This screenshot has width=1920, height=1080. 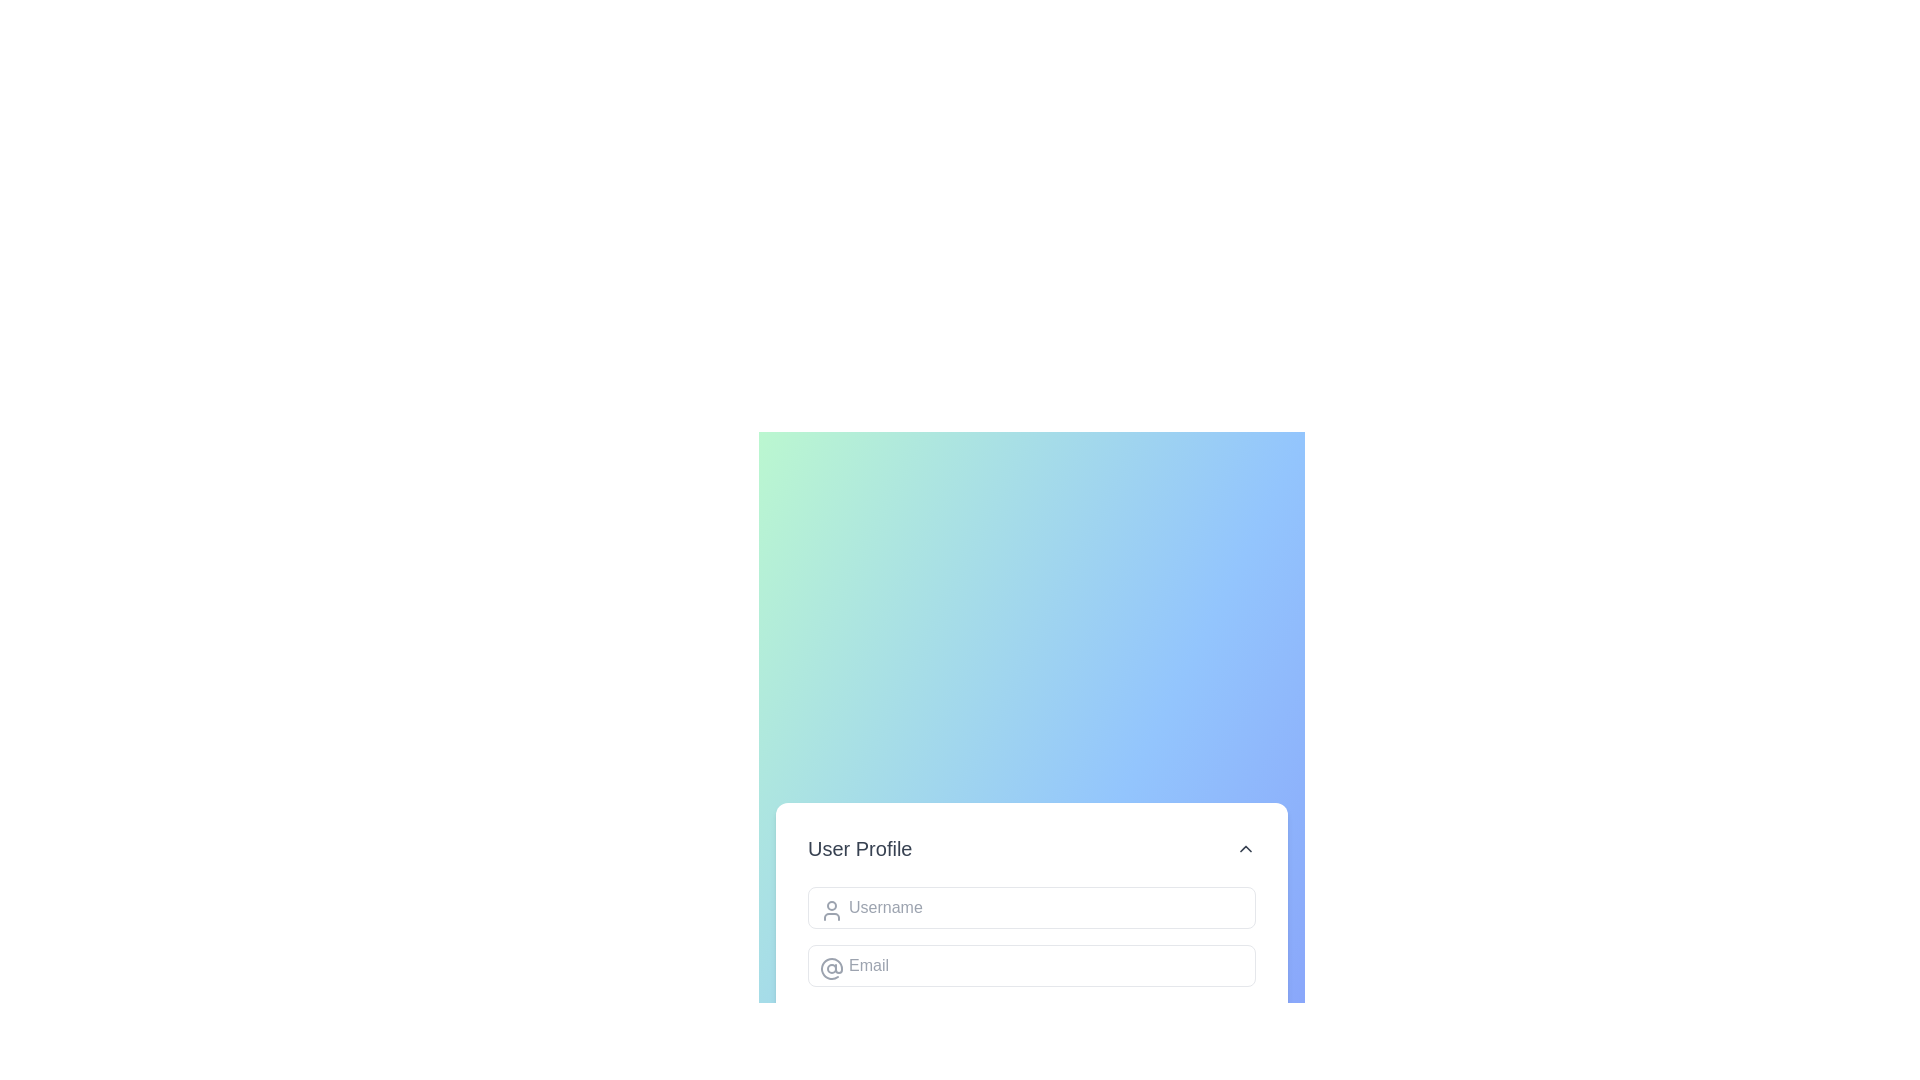 What do you see at coordinates (831, 967) in the screenshot?
I see `the decorative graphical icon element that forms part of the '@' sign, located to the left of the 'Email' input field in the 'User Profile' section` at bounding box center [831, 967].